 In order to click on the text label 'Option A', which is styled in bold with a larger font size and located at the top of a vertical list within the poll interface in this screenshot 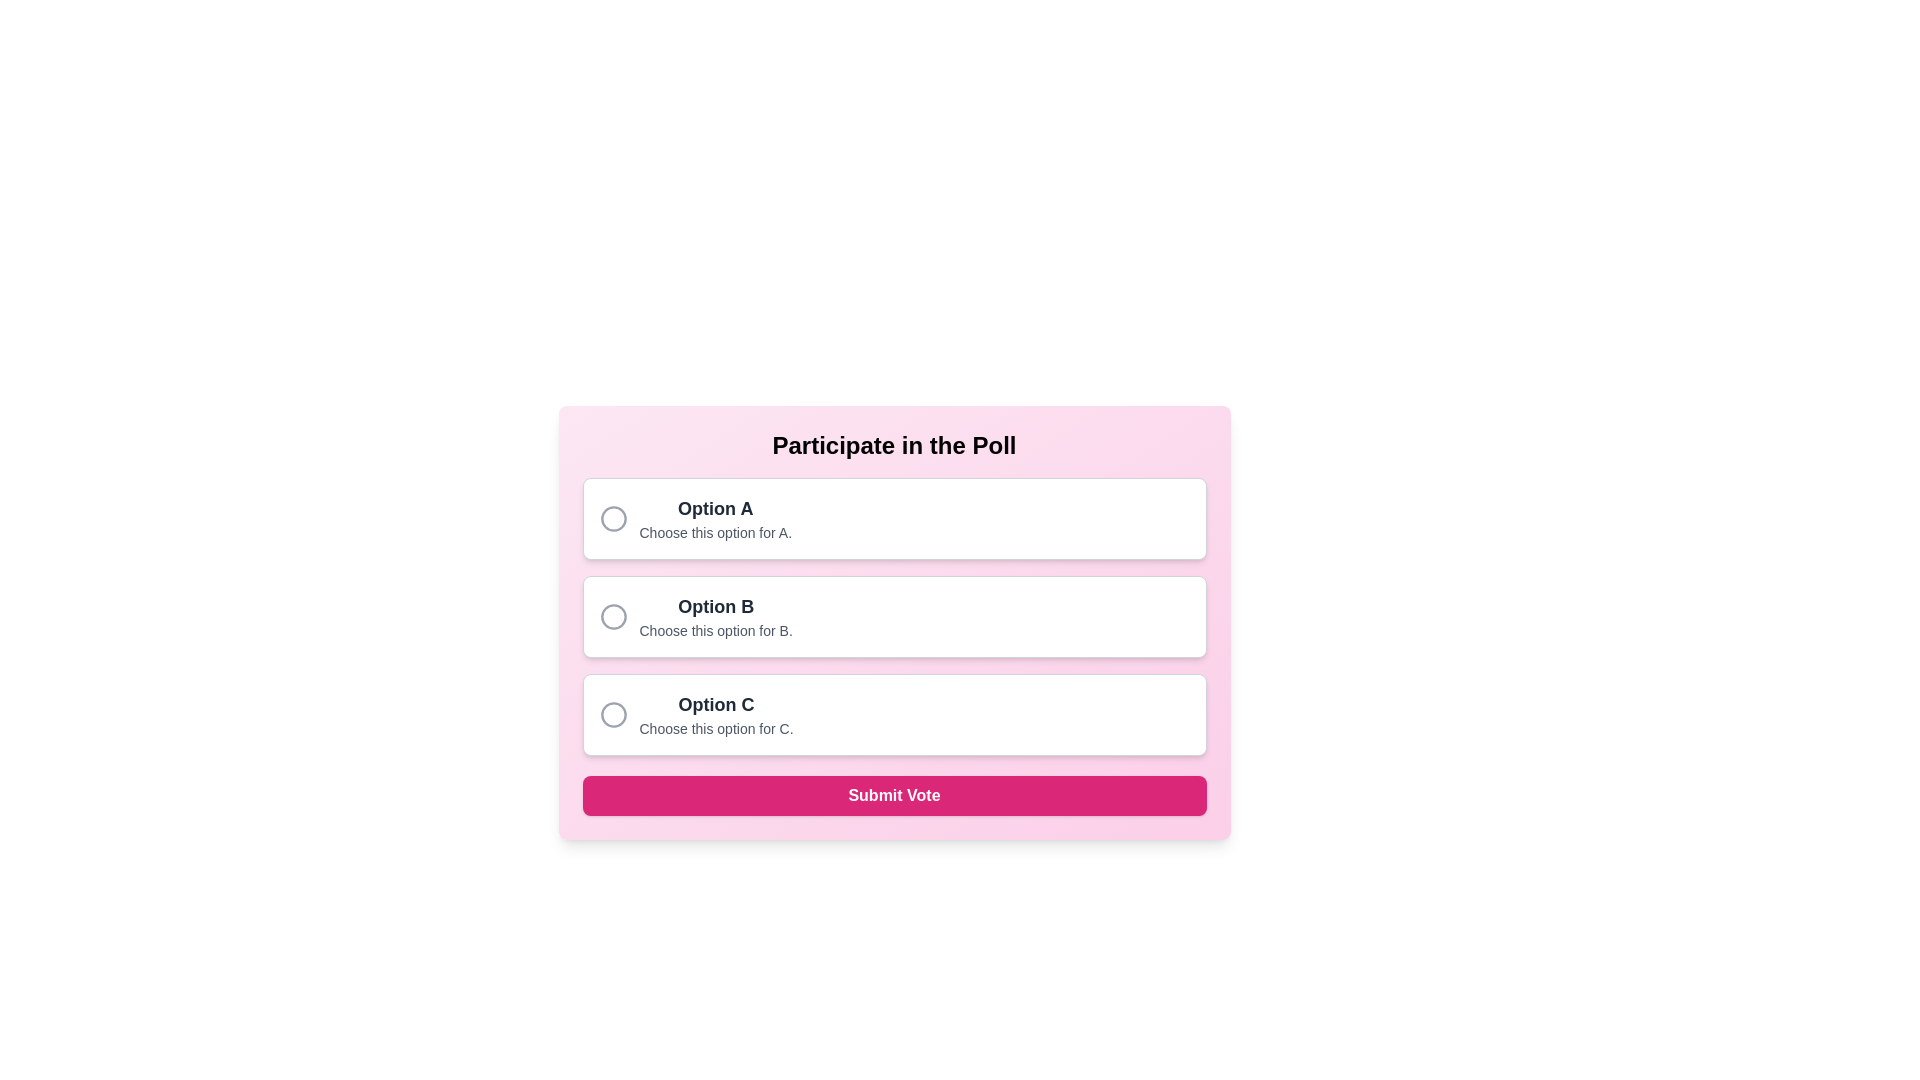, I will do `click(715, 508)`.